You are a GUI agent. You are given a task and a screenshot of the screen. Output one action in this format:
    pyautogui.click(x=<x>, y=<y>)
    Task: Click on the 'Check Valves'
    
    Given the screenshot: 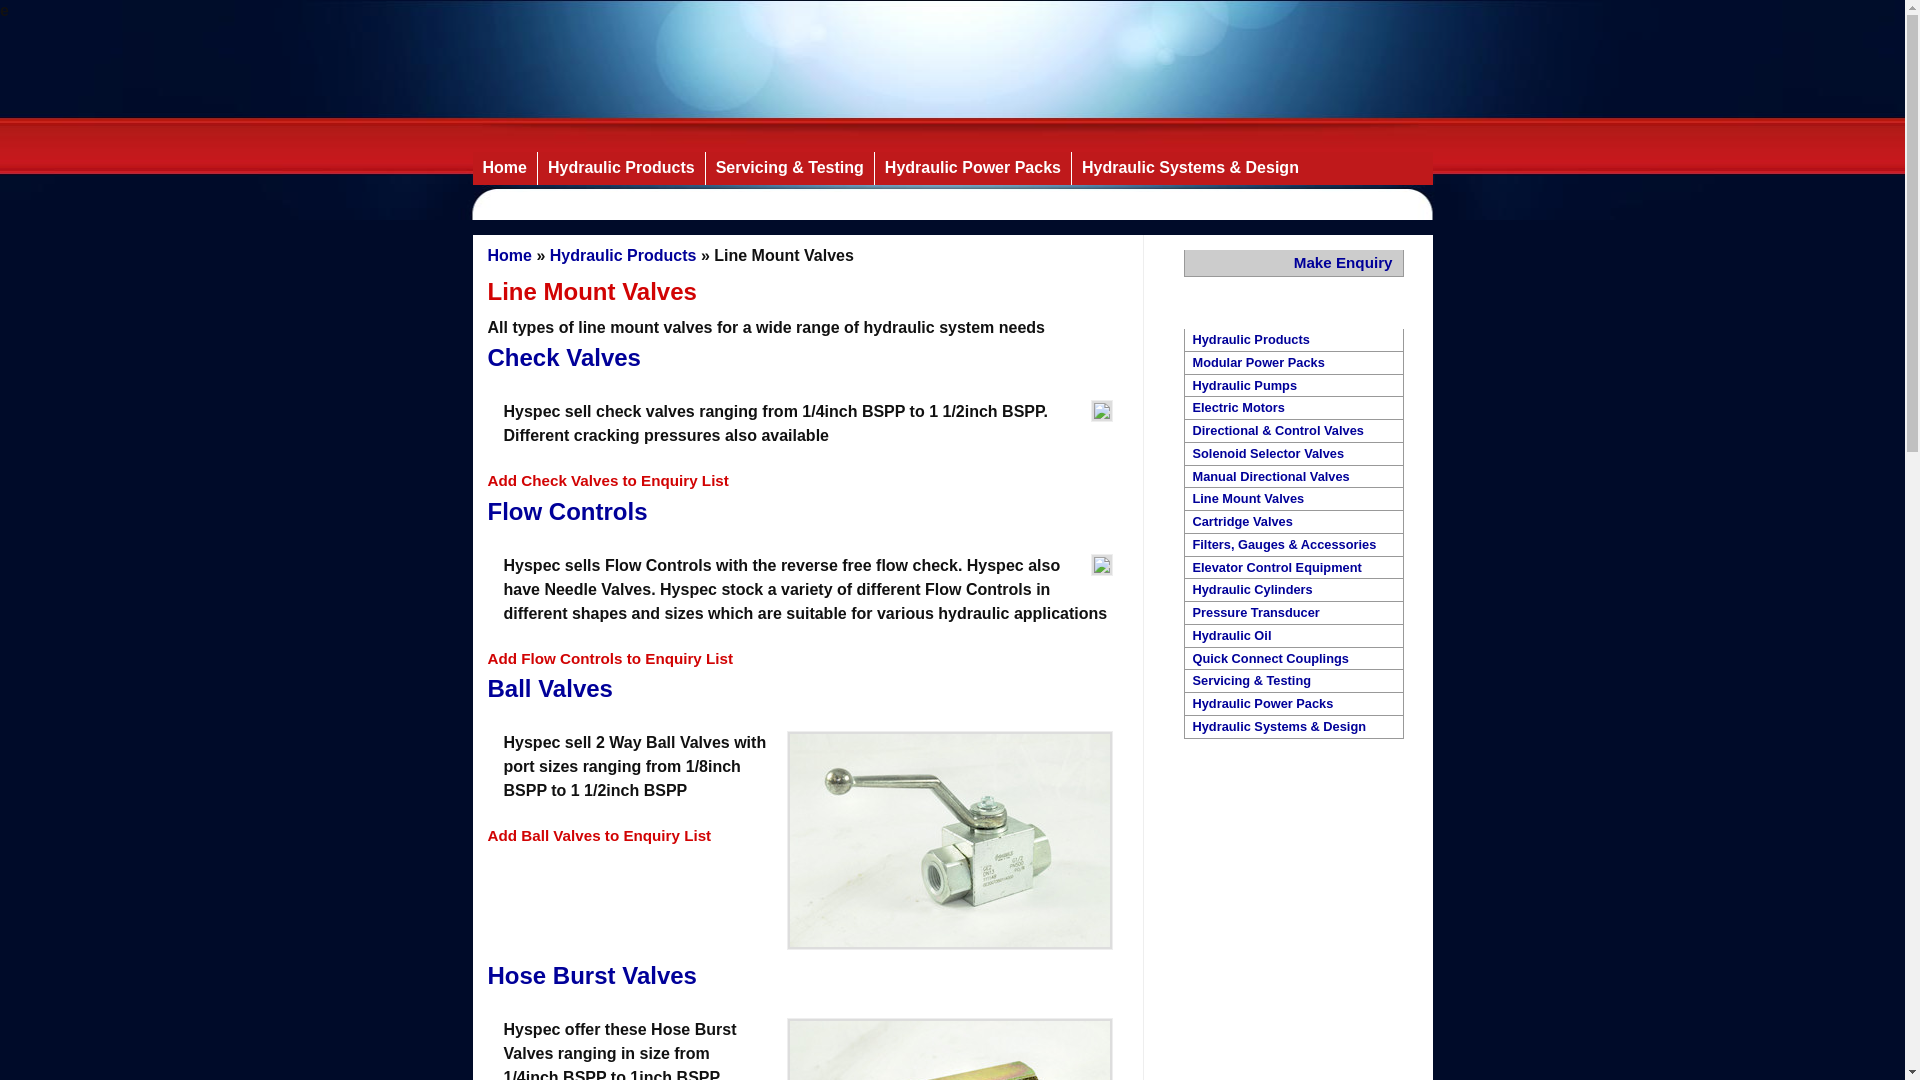 What is the action you would take?
    pyautogui.click(x=563, y=356)
    